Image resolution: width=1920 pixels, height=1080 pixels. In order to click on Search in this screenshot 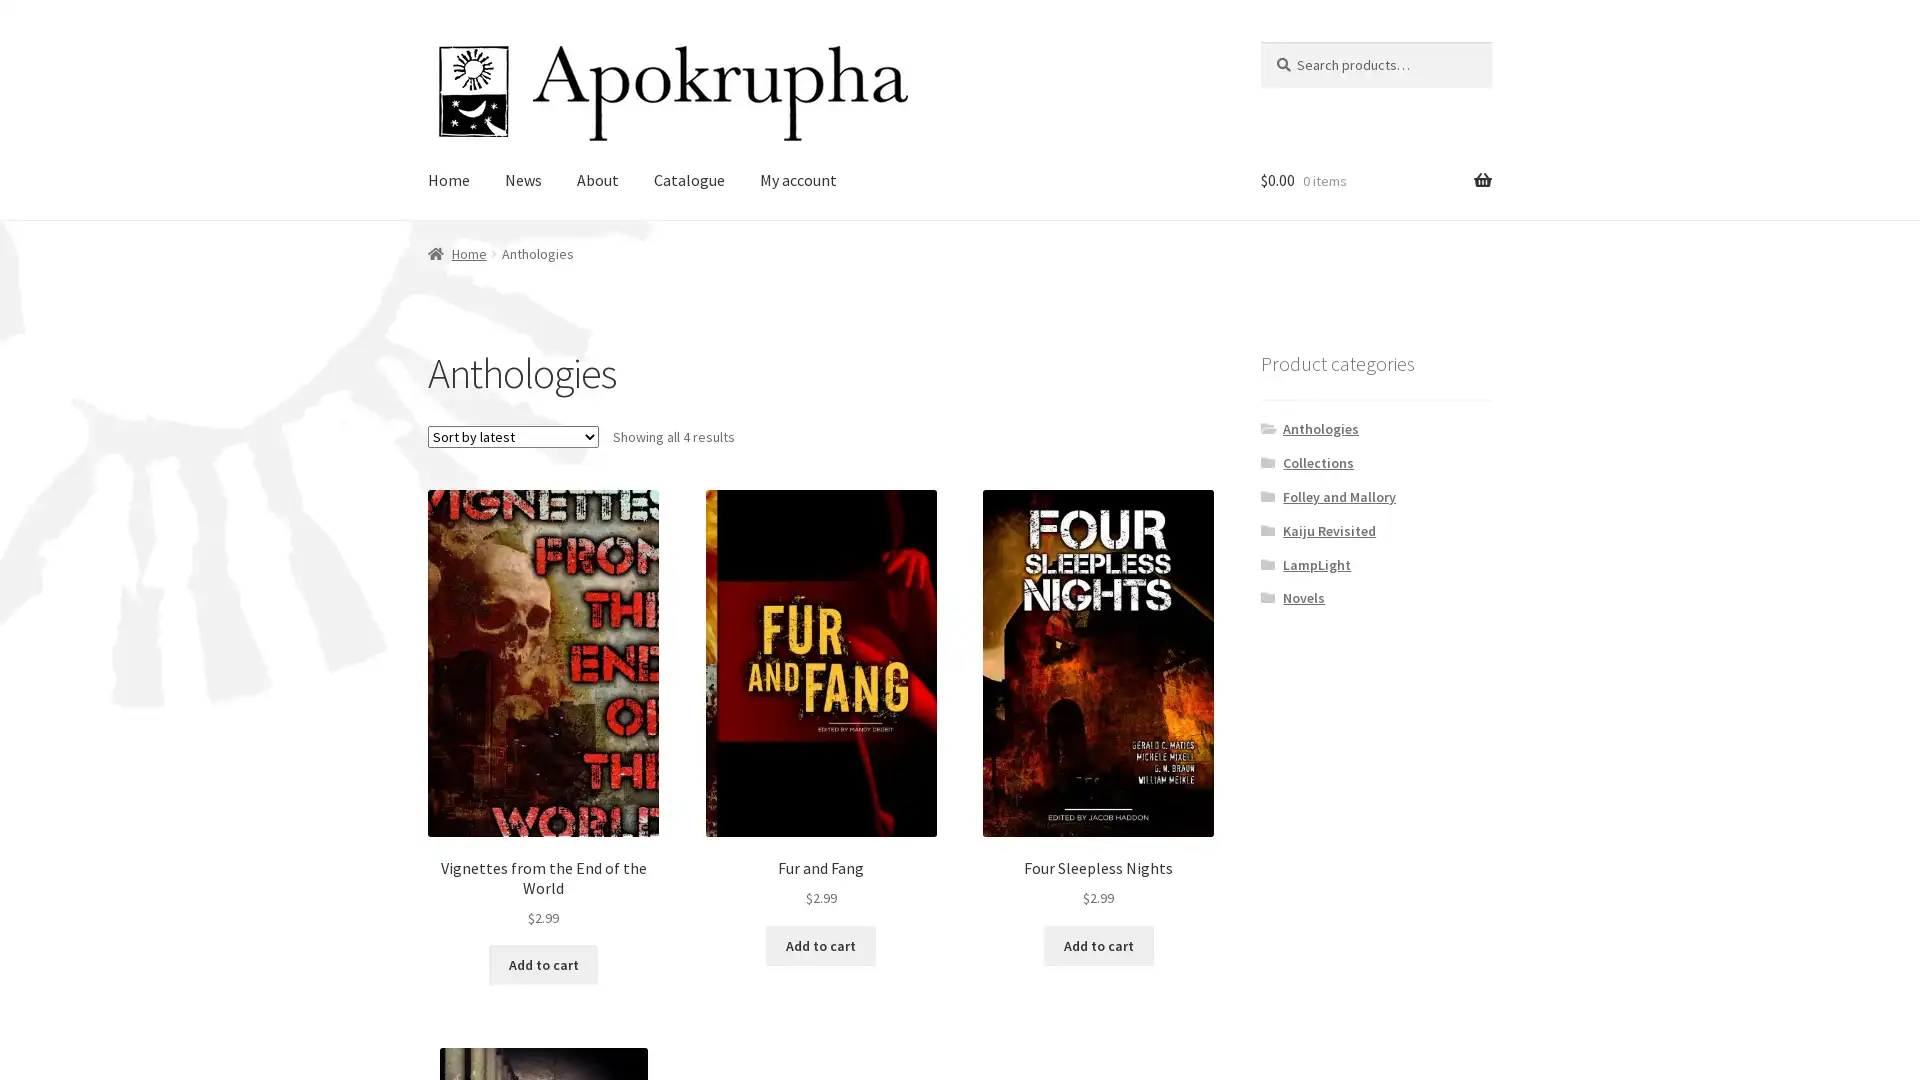, I will do `click(1258, 40)`.